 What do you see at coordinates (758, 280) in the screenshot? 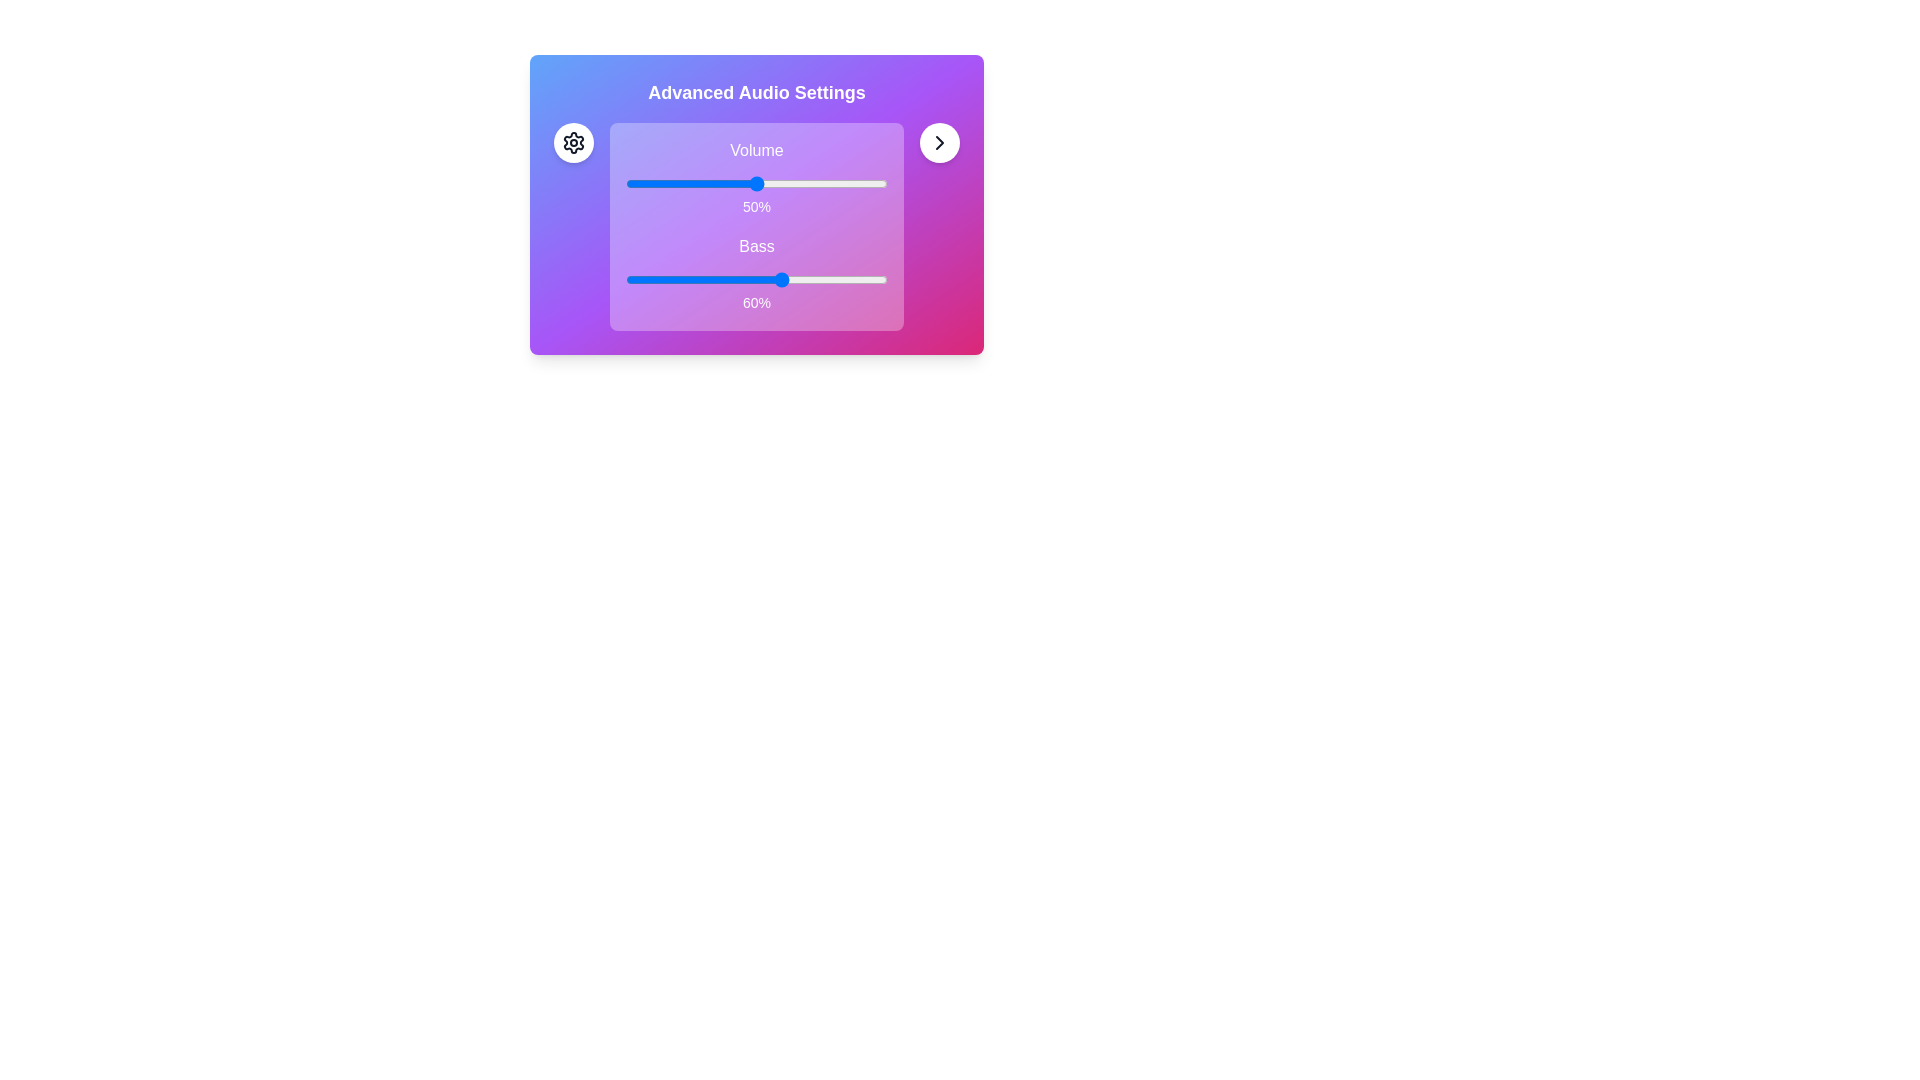
I see `the bass slider to set the bass level to 51%` at bounding box center [758, 280].